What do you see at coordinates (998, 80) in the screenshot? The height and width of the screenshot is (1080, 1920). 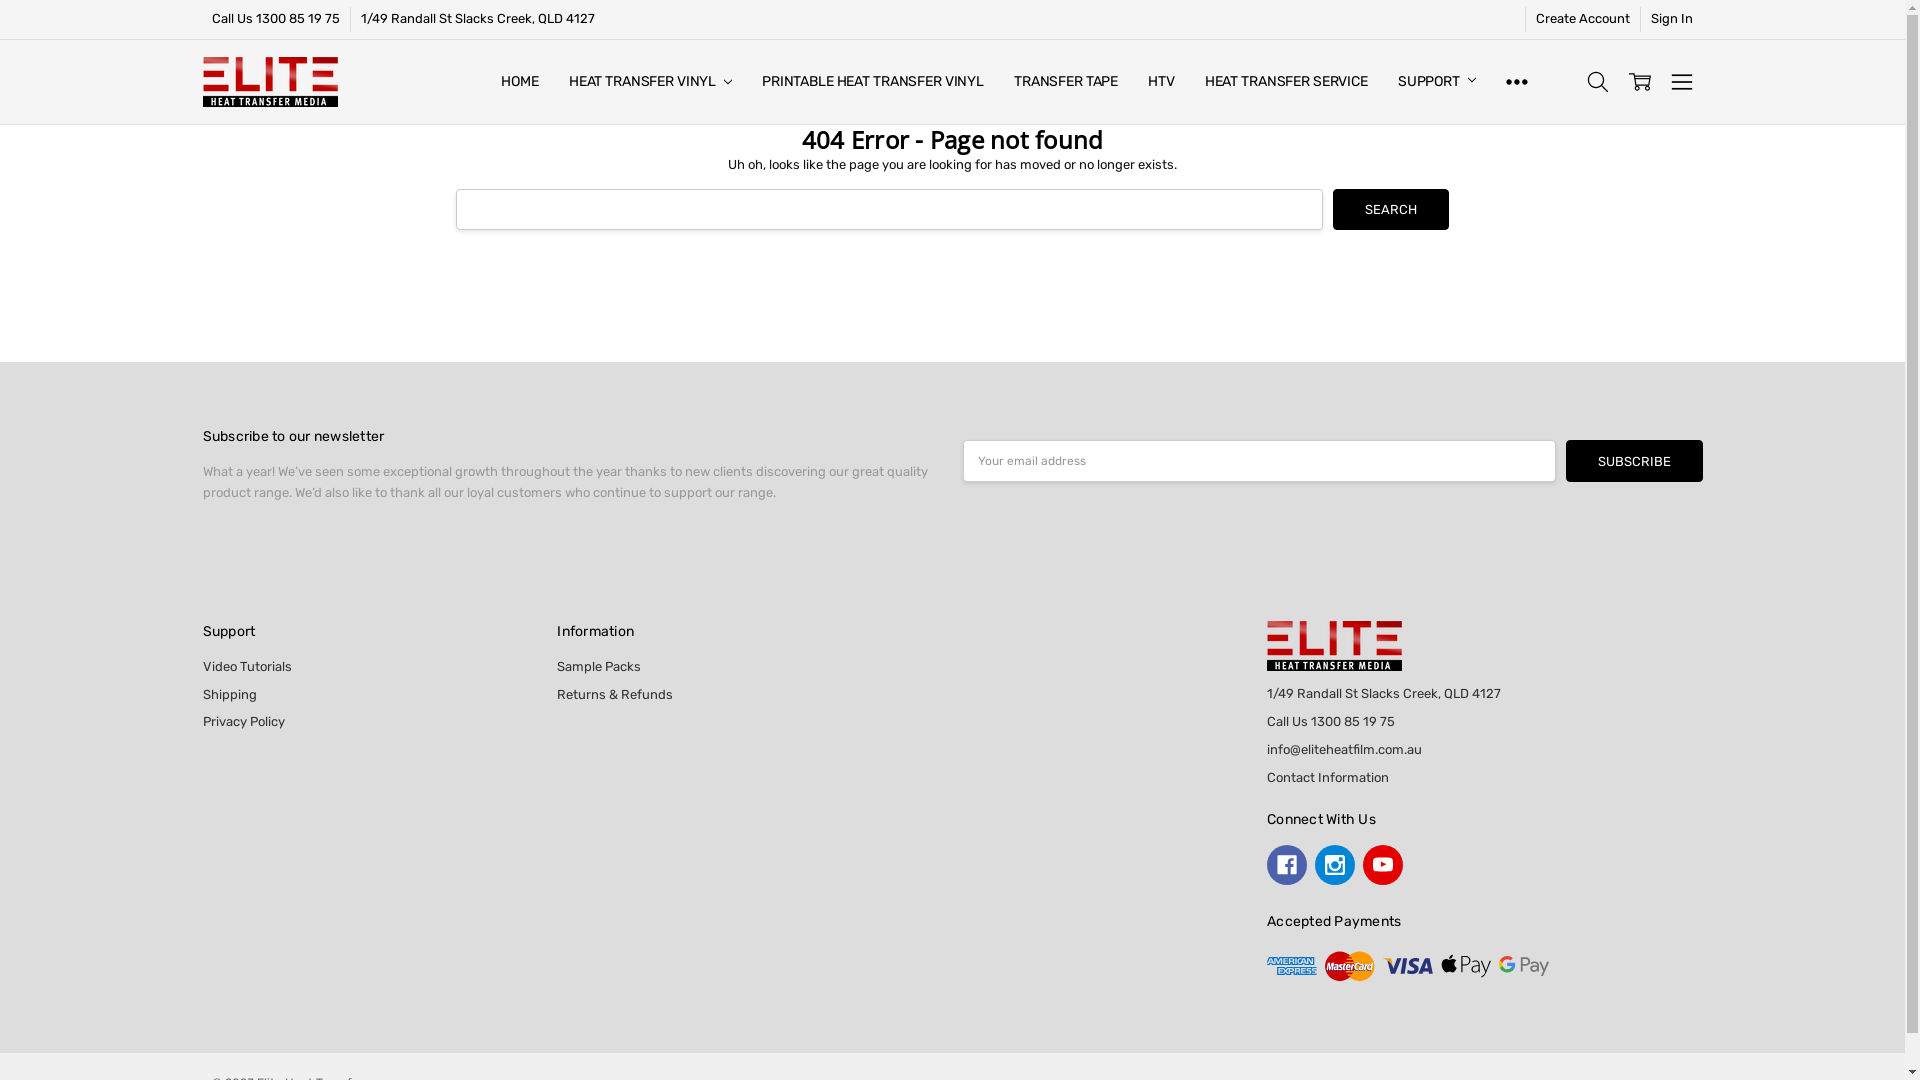 I see `'TRANSFER TAPE'` at bounding box center [998, 80].